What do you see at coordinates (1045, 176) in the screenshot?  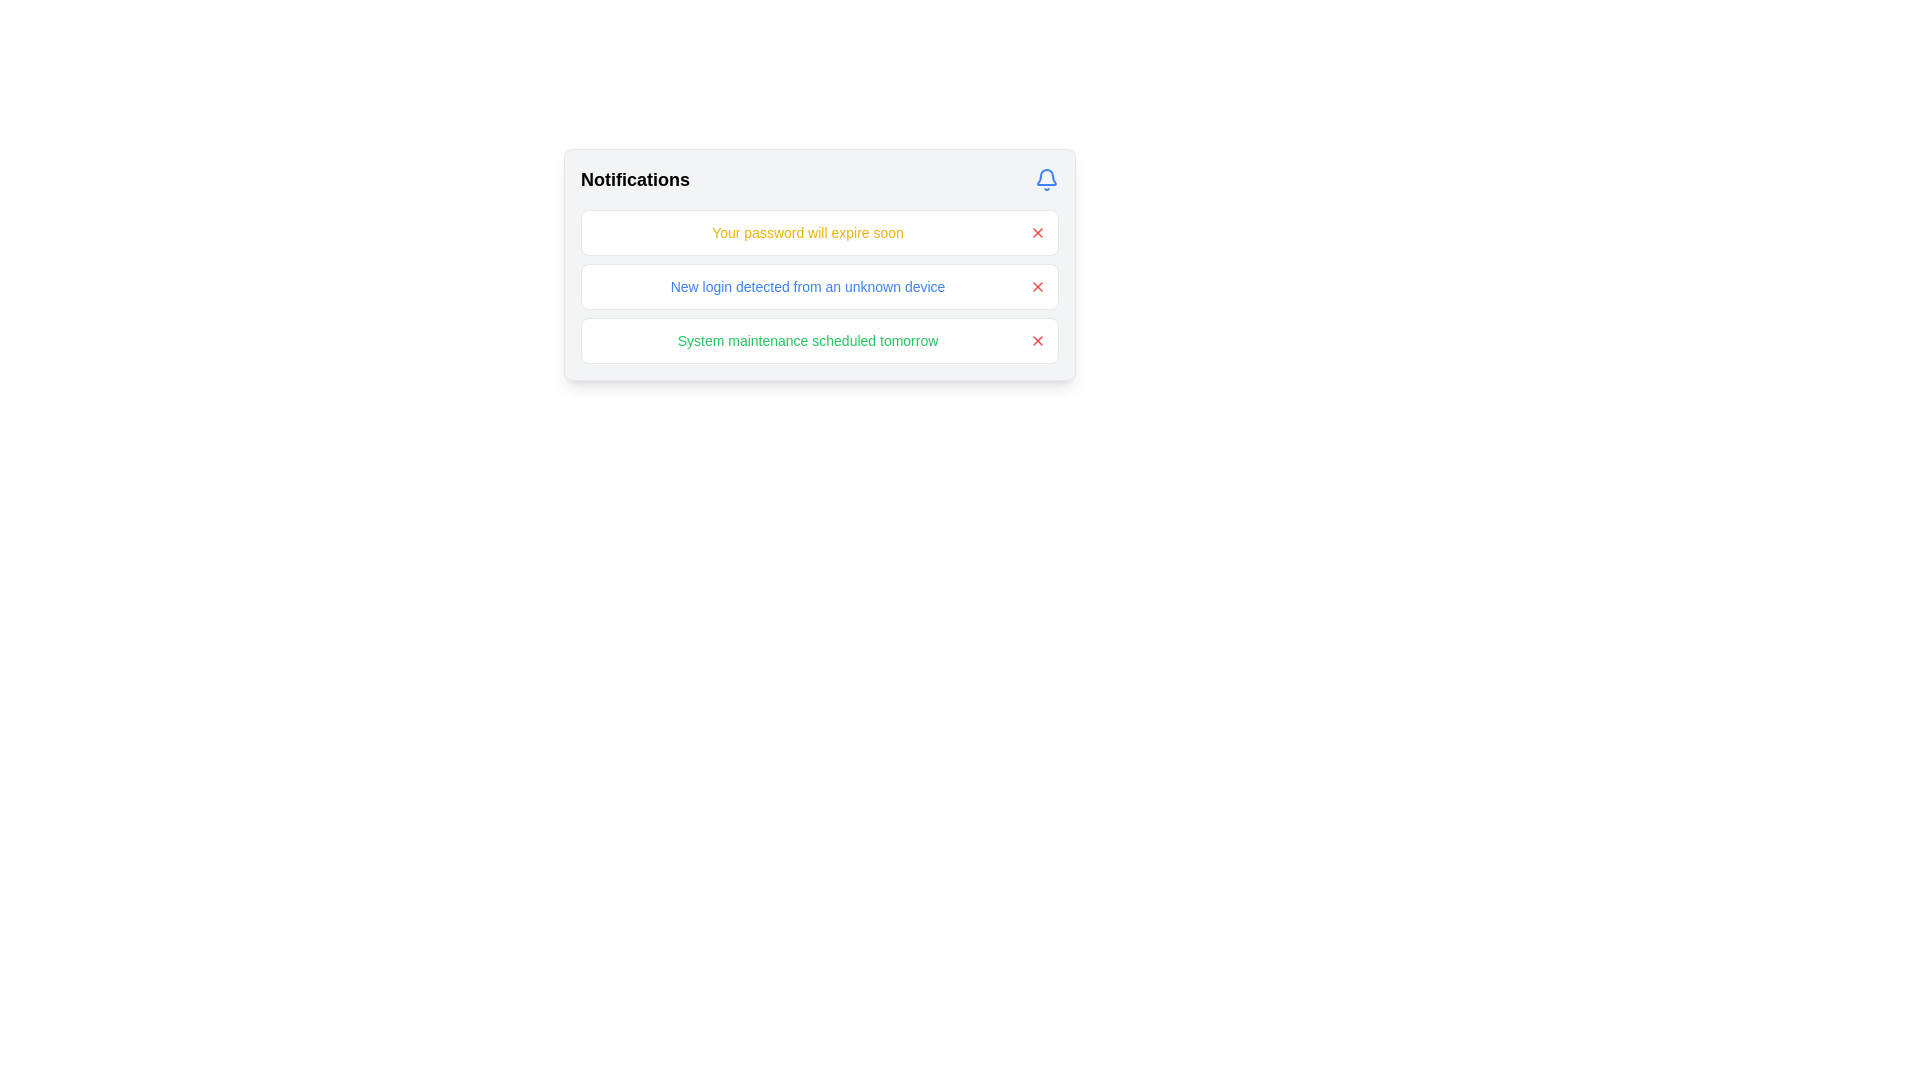 I see `the blue bell-shaped icon in the top-right corner of the notification panel to fetch new notifications` at bounding box center [1045, 176].